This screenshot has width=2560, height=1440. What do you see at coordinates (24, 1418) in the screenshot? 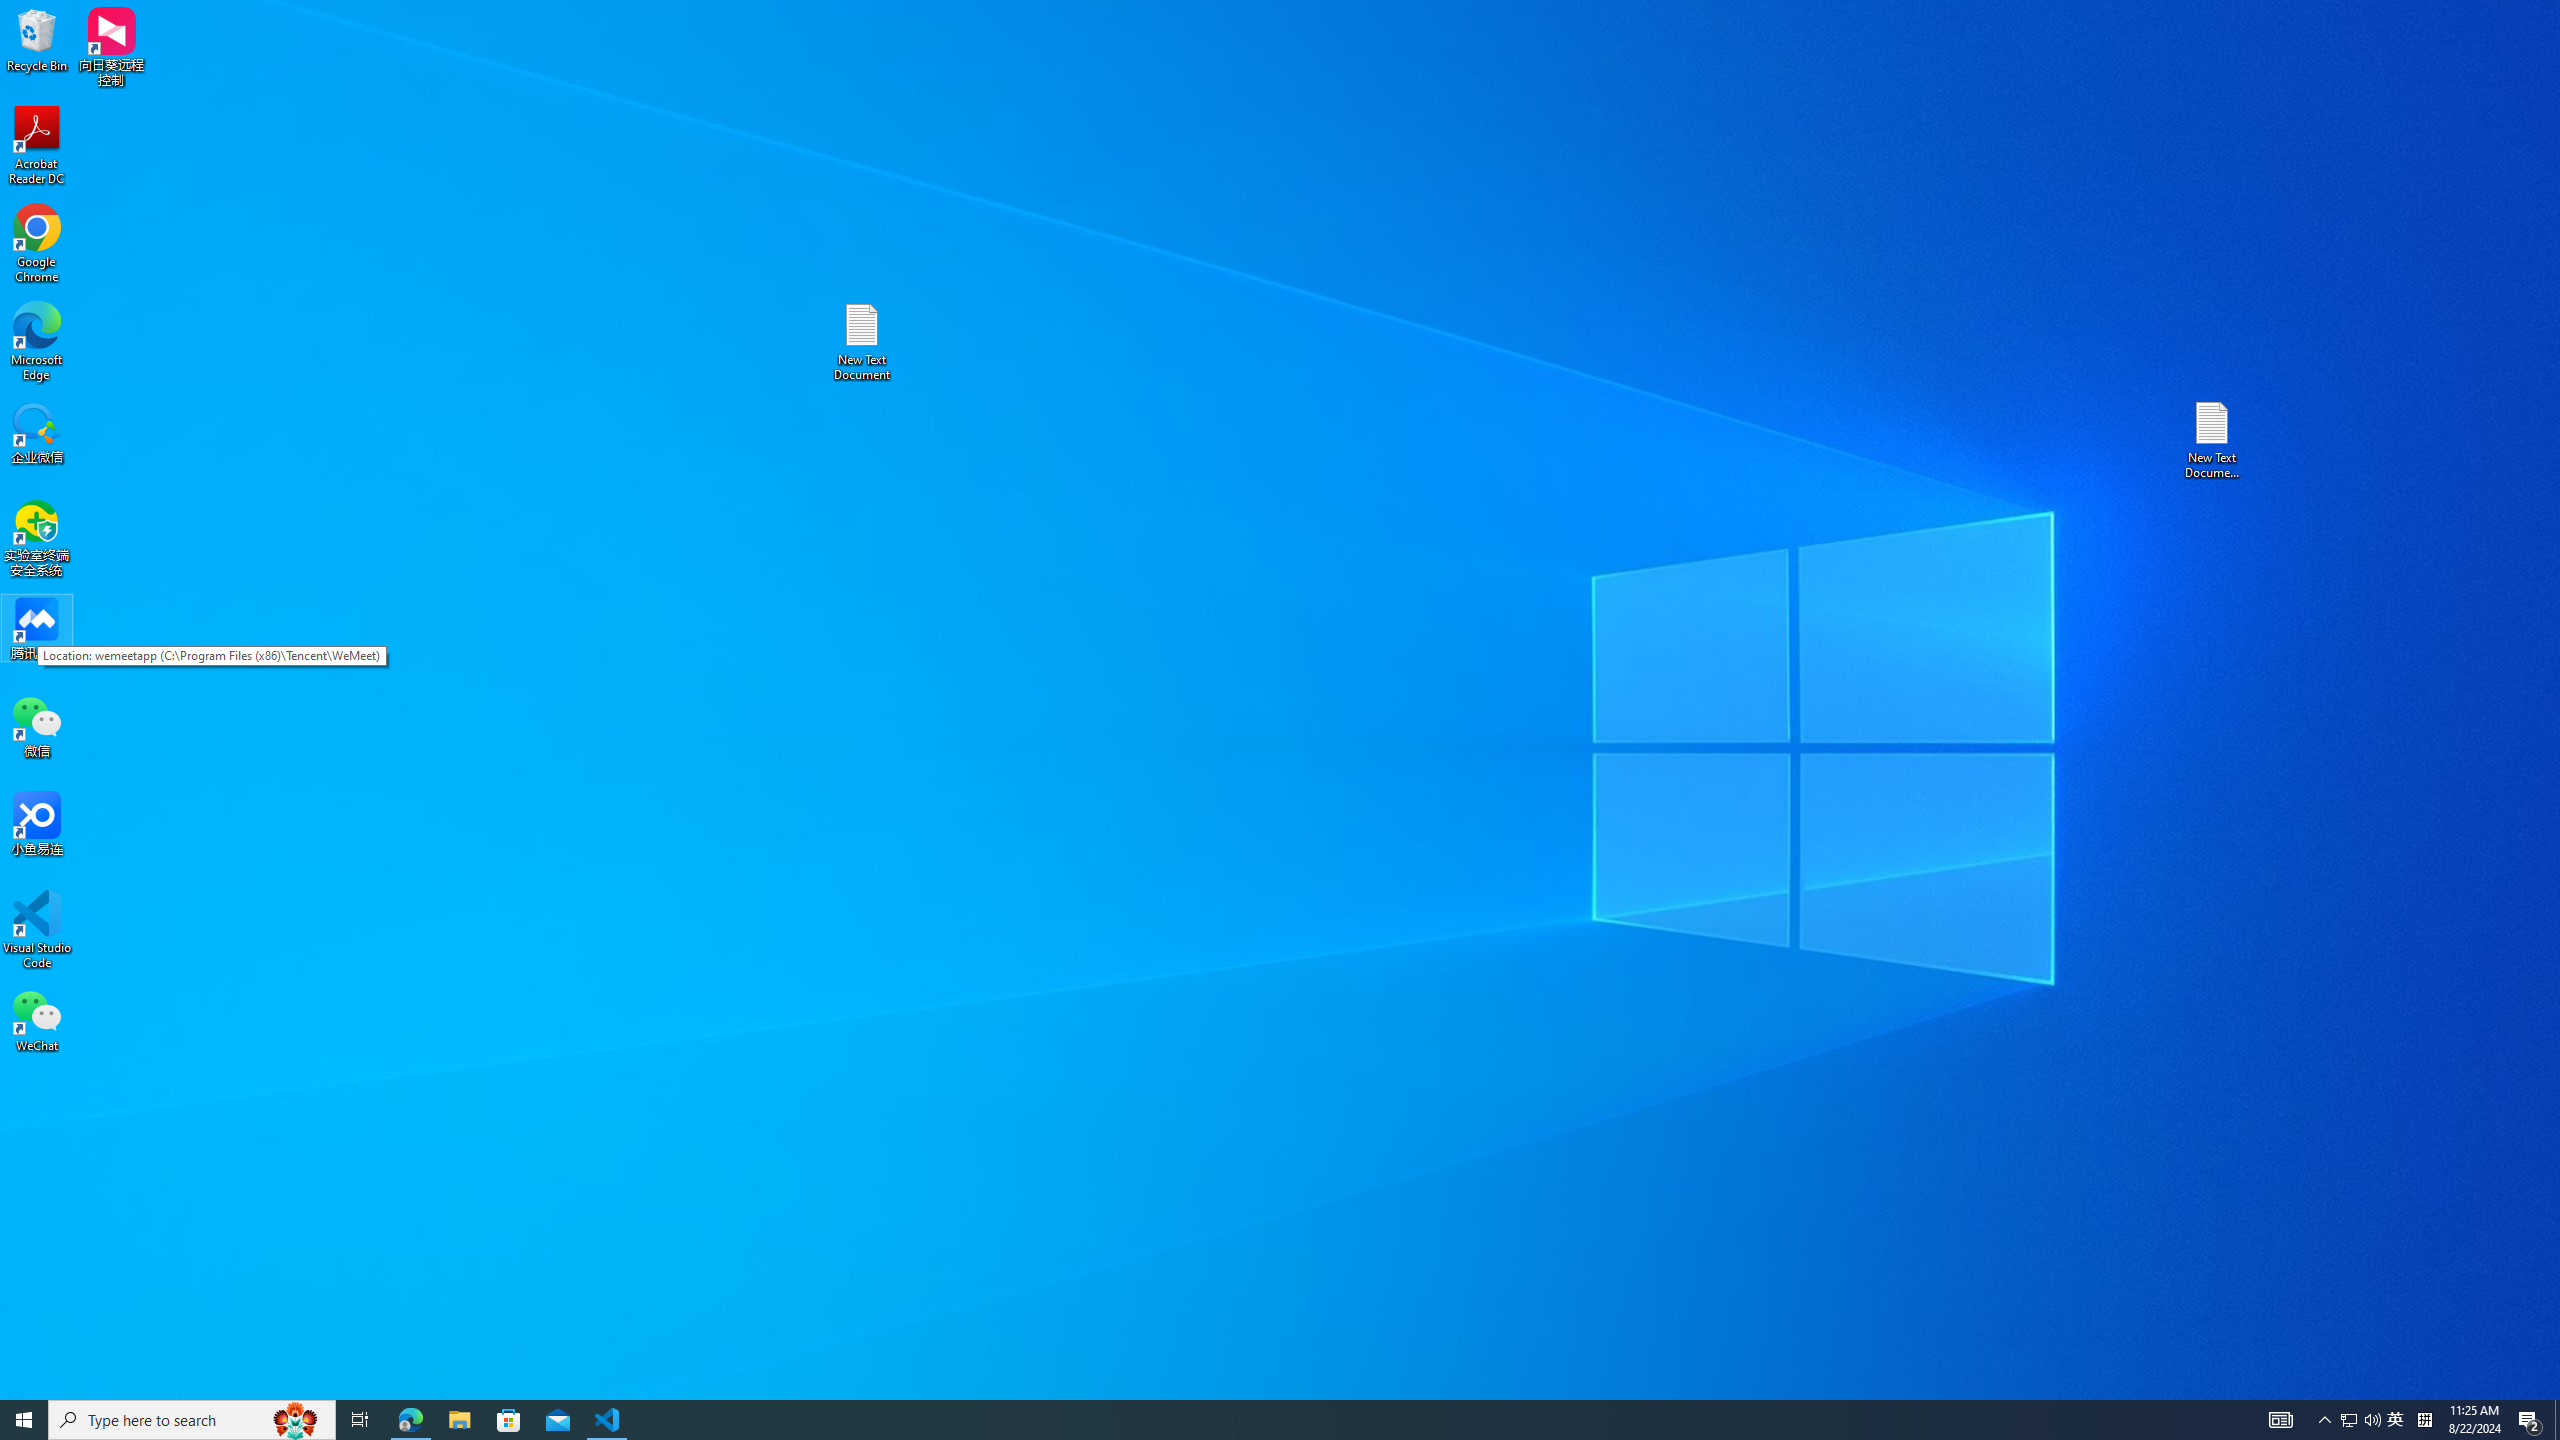
I see `'Start'` at bounding box center [24, 1418].